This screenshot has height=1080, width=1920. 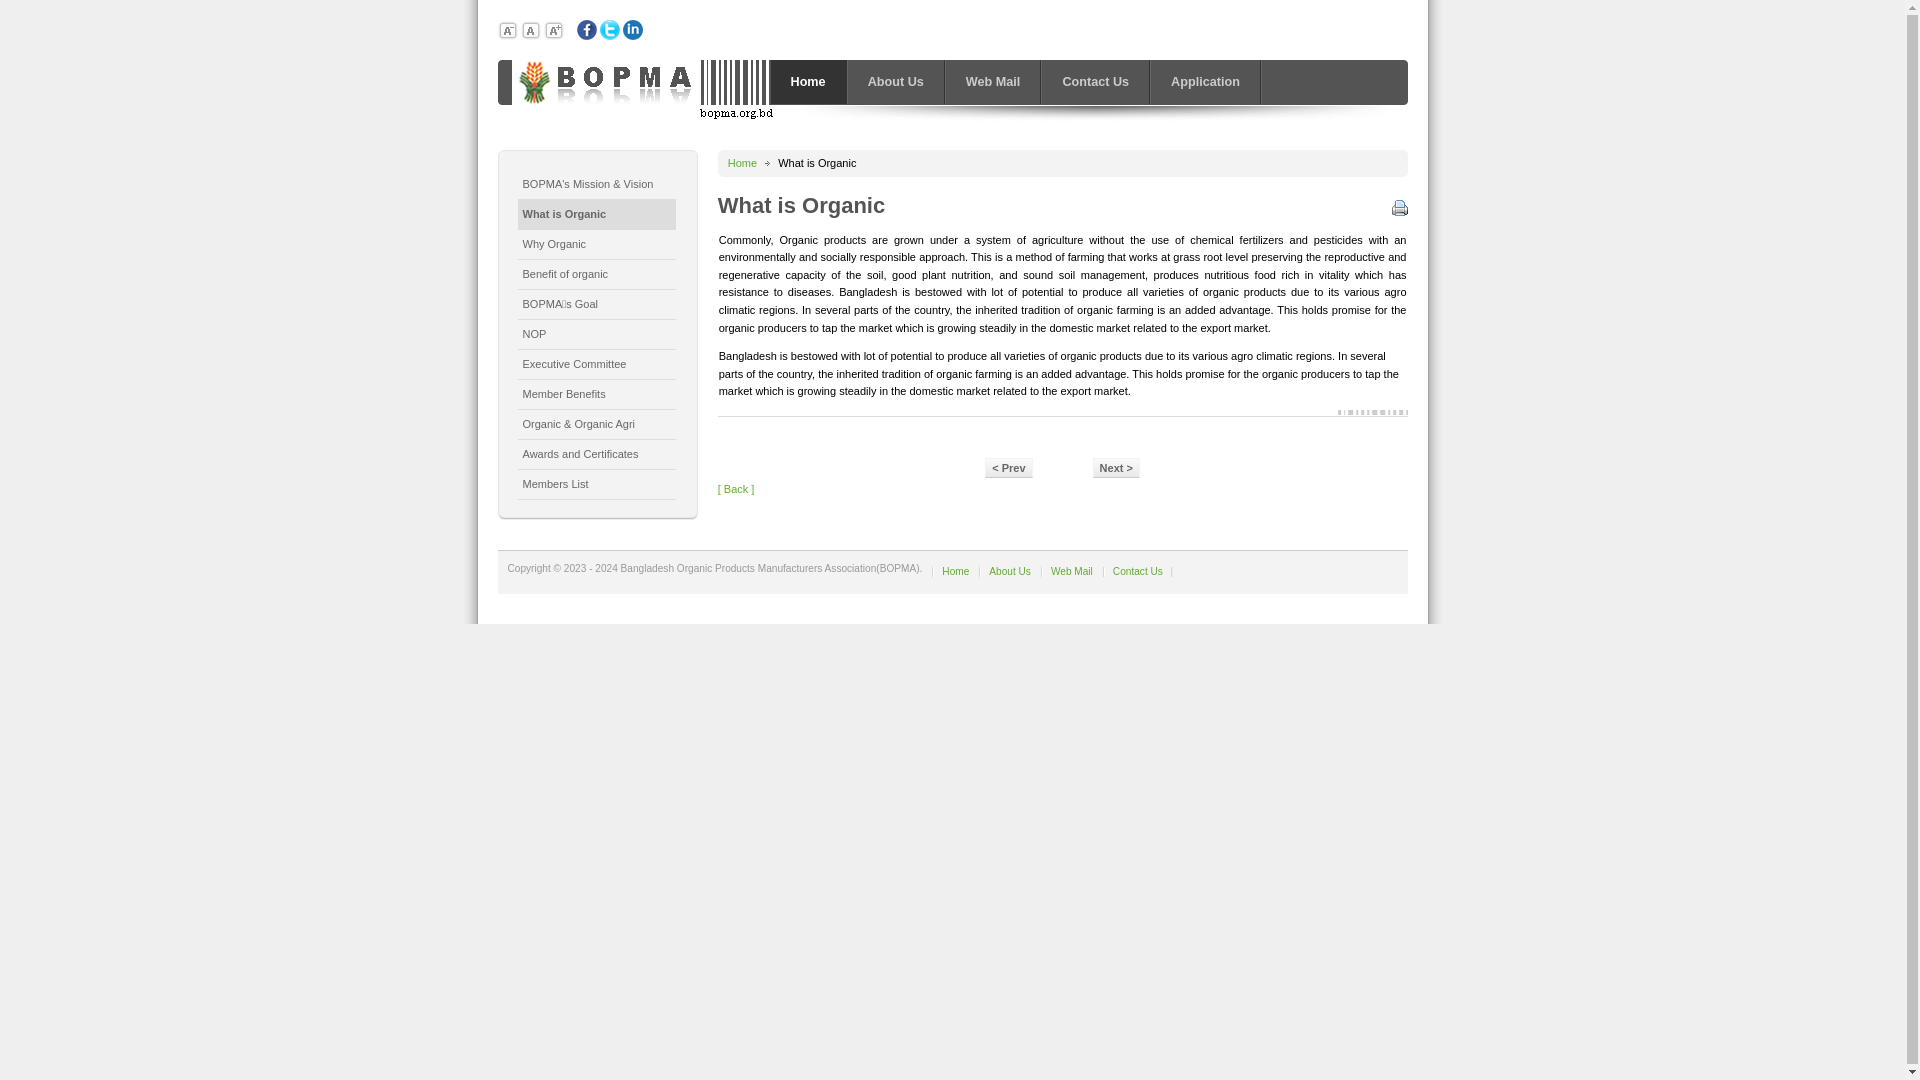 What do you see at coordinates (596, 394) in the screenshot?
I see `'Member Benefits'` at bounding box center [596, 394].